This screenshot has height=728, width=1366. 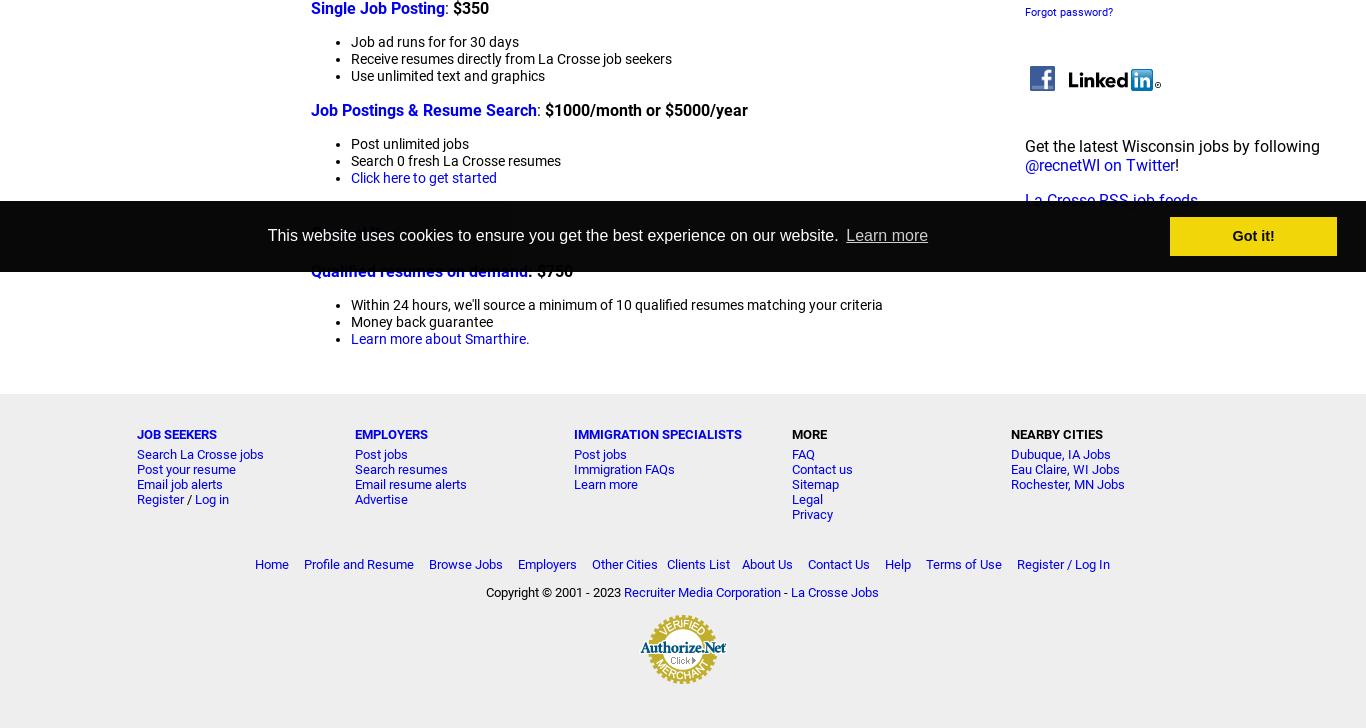 I want to click on 'Job Postings & Resume Search', so click(x=311, y=110).